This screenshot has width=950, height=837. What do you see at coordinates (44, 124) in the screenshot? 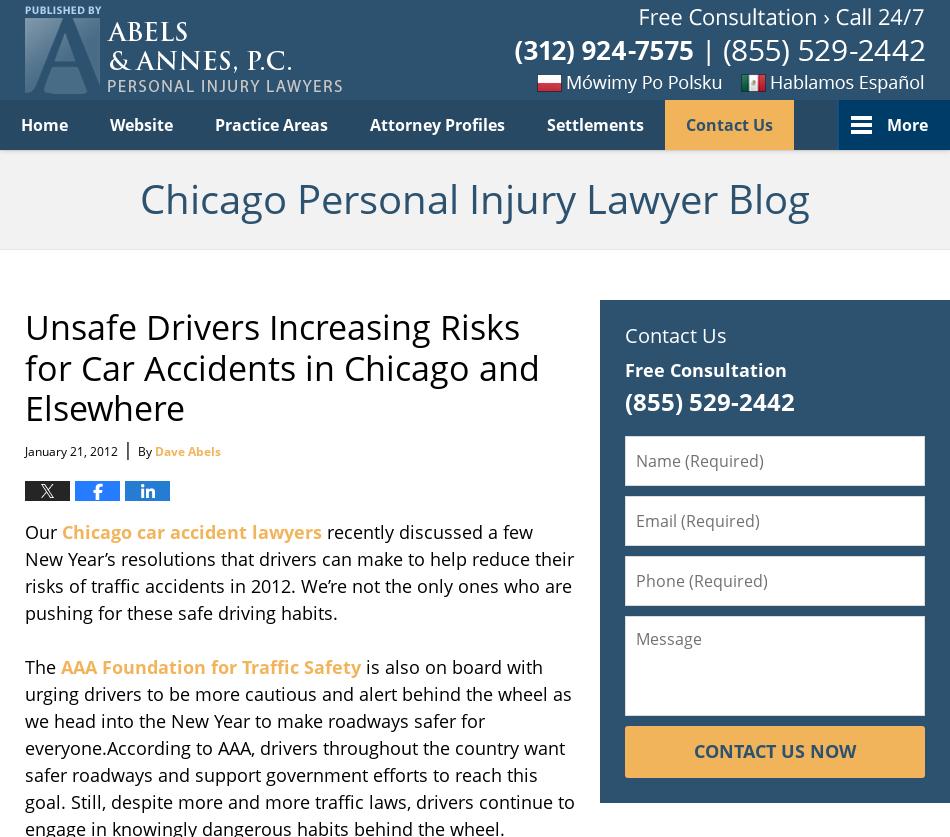
I see `'Home'` at bounding box center [44, 124].